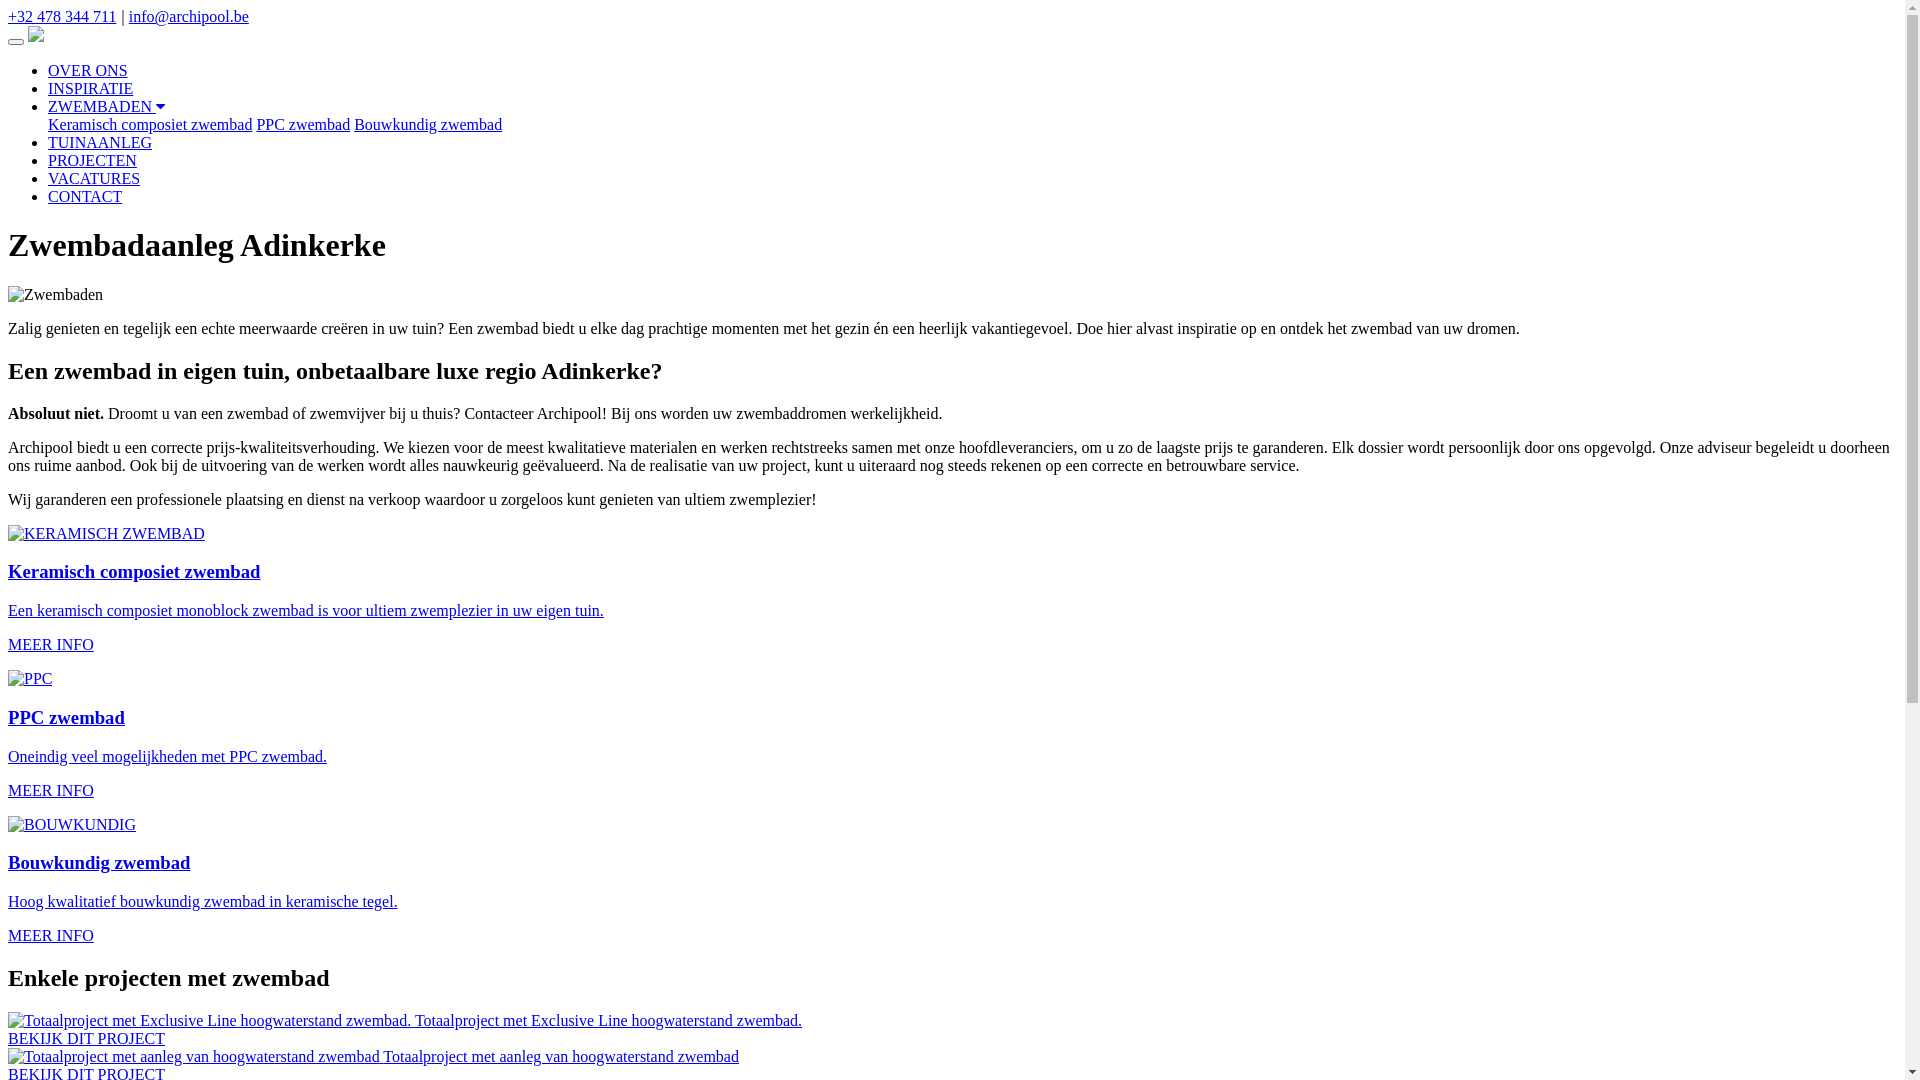  Describe the element at coordinates (99, 141) in the screenshot. I see `'TUINAANLEG'` at that location.